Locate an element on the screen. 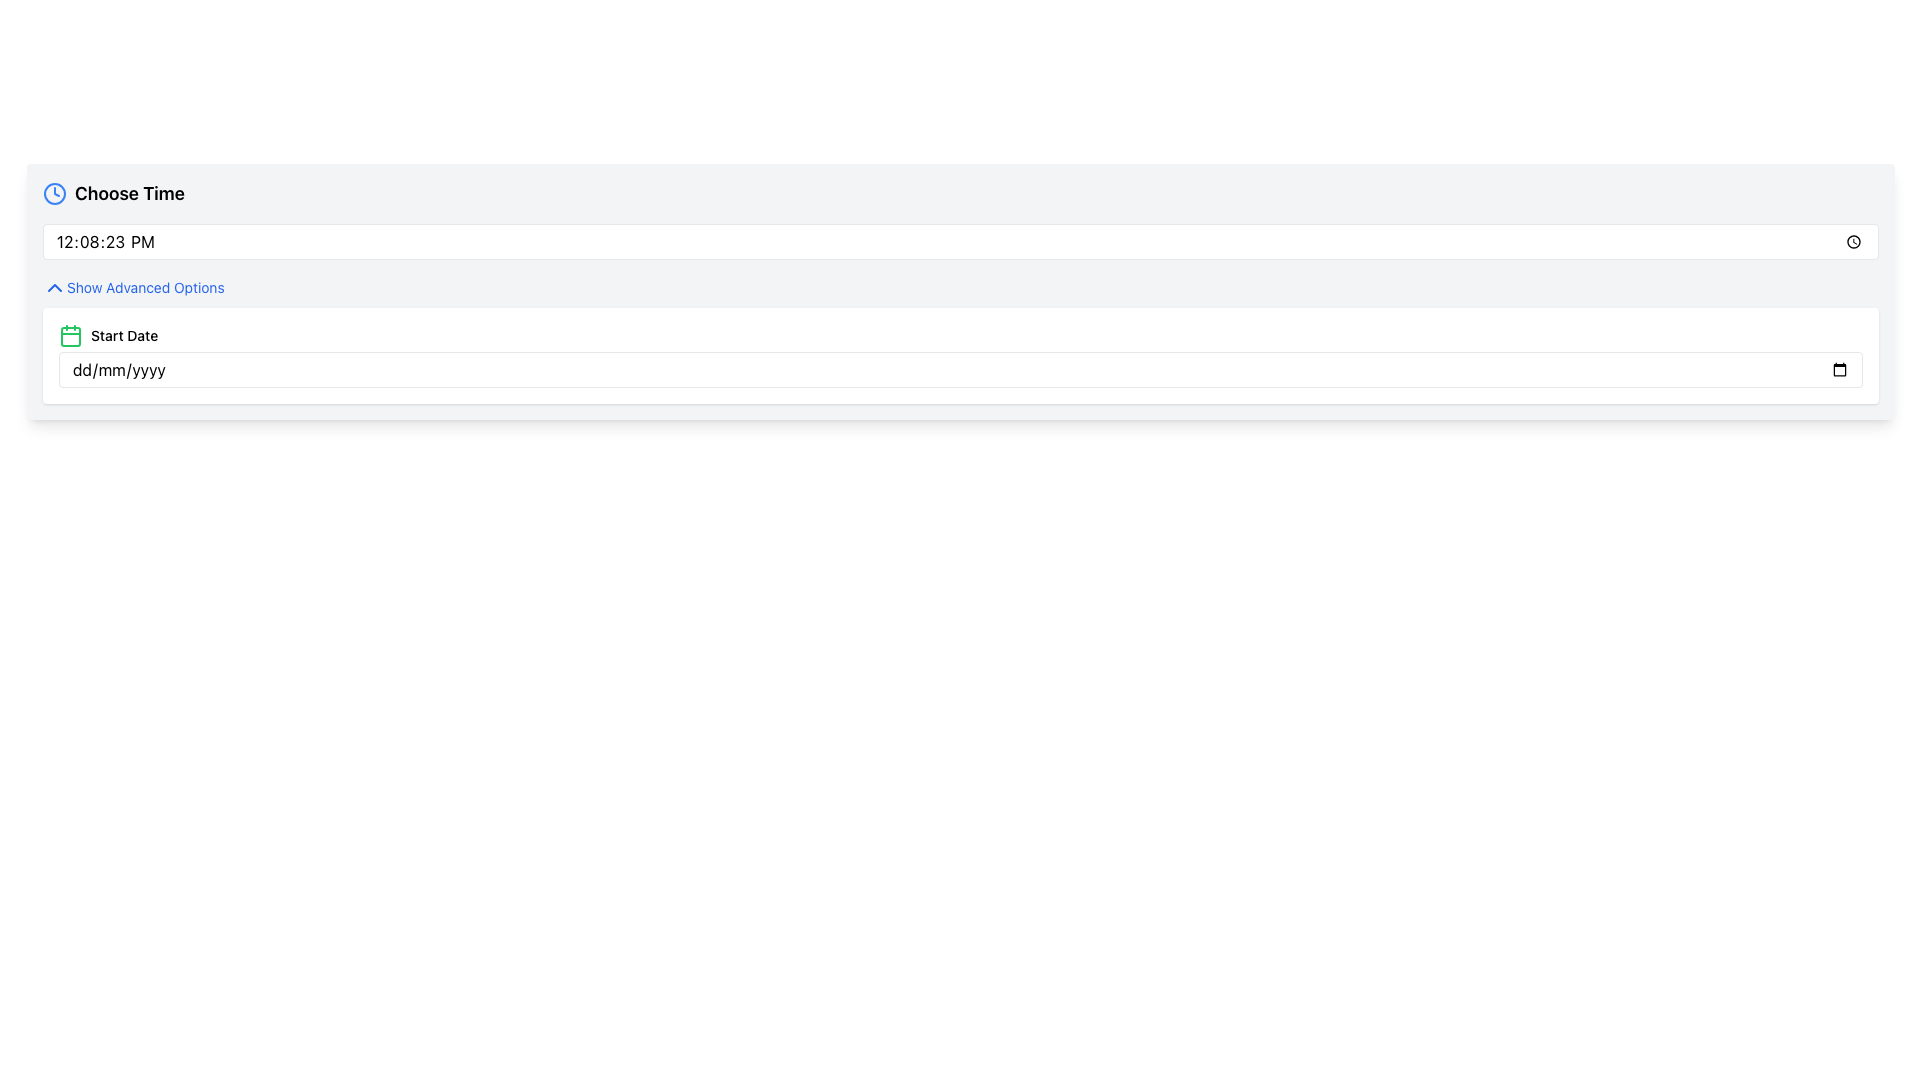 This screenshot has width=1920, height=1080. the 'Choose Time' text label, which is a bold, large font element located in the top-left corner of the date and time options section, immediately to the right of a blue clock icon is located at coordinates (128, 193).